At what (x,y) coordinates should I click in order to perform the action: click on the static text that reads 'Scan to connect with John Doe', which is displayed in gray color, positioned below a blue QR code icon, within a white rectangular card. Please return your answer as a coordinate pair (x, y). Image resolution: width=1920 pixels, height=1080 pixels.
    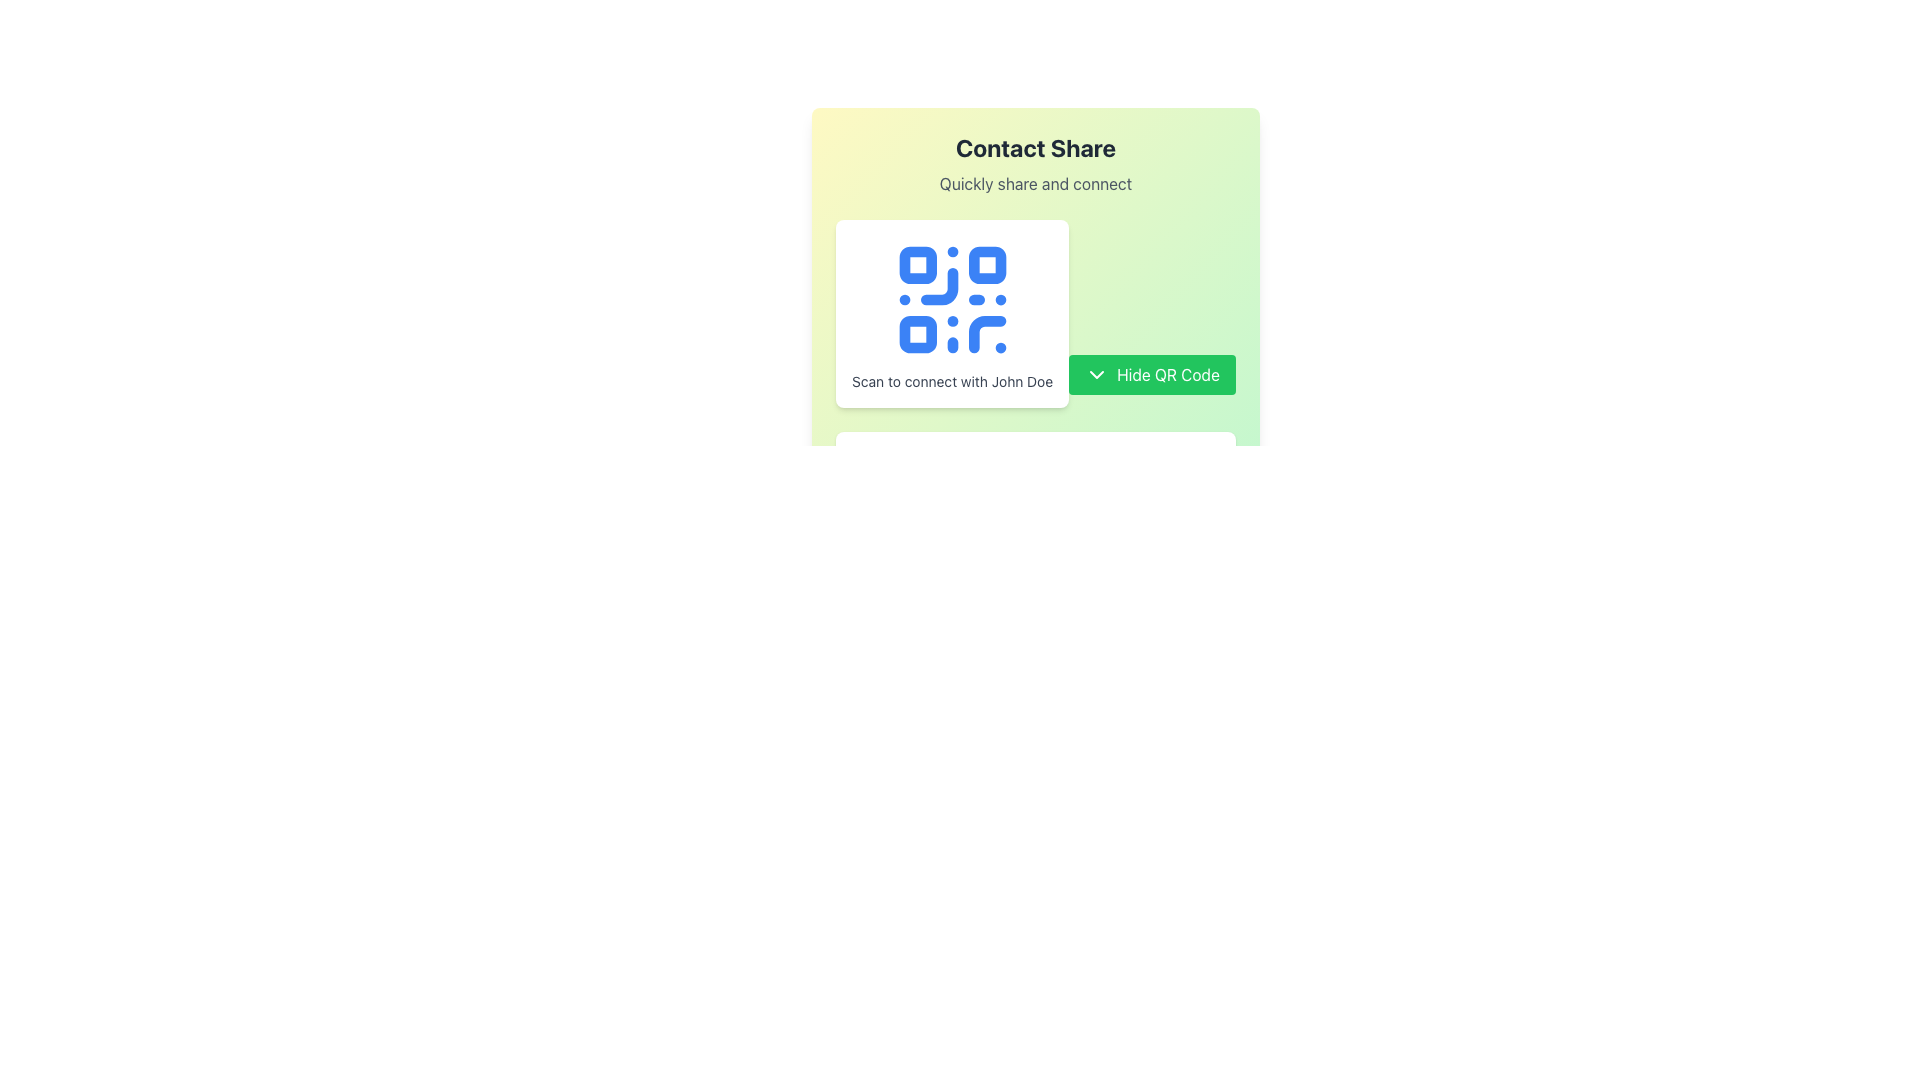
    Looking at the image, I should click on (951, 381).